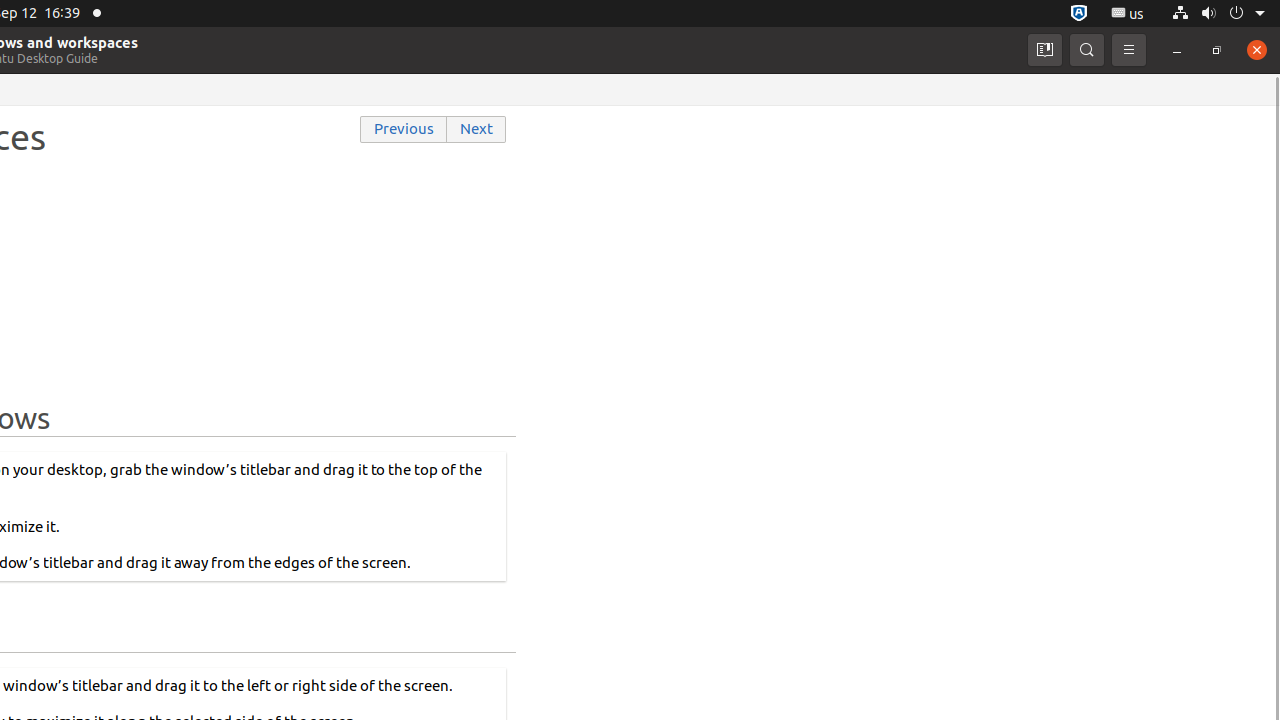 The image size is (1280, 720). What do you see at coordinates (1176, 48) in the screenshot?
I see `'Minimize'` at bounding box center [1176, 48].